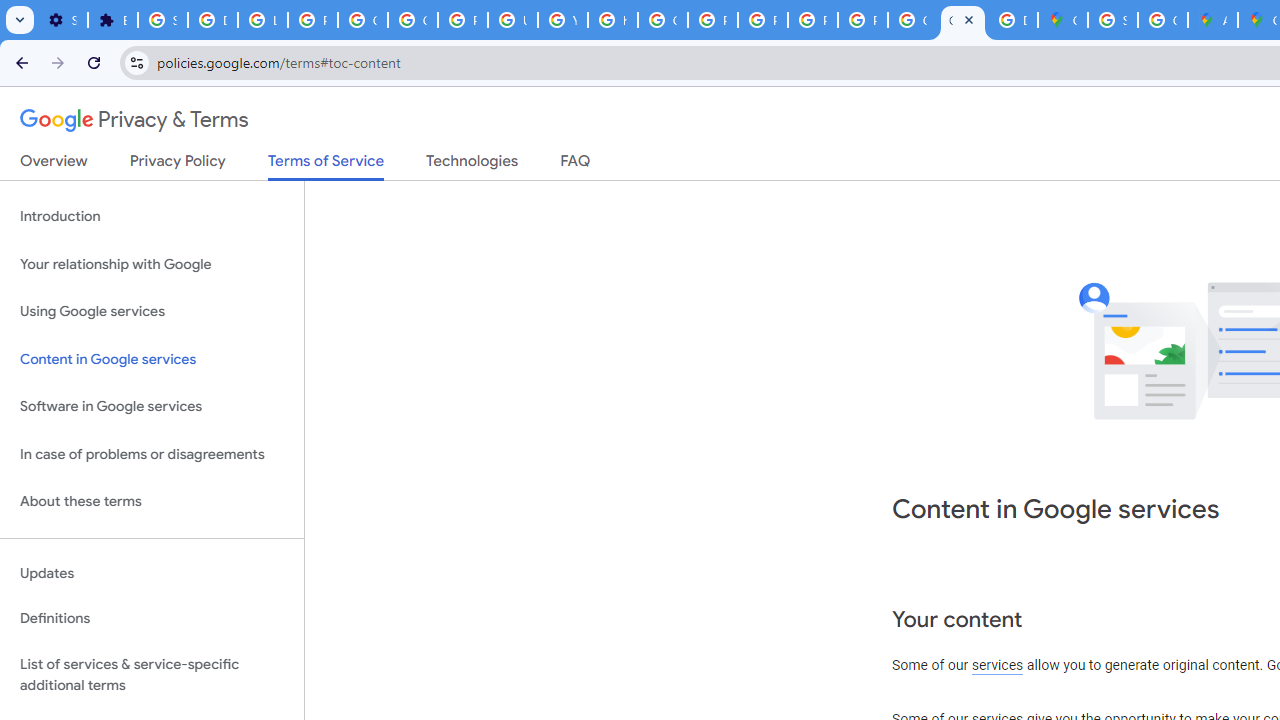 The image size is (1280, 720). Describe the element at coordinates (326, 165) in the screenshot. I see `'Terms of Service'` at that location.